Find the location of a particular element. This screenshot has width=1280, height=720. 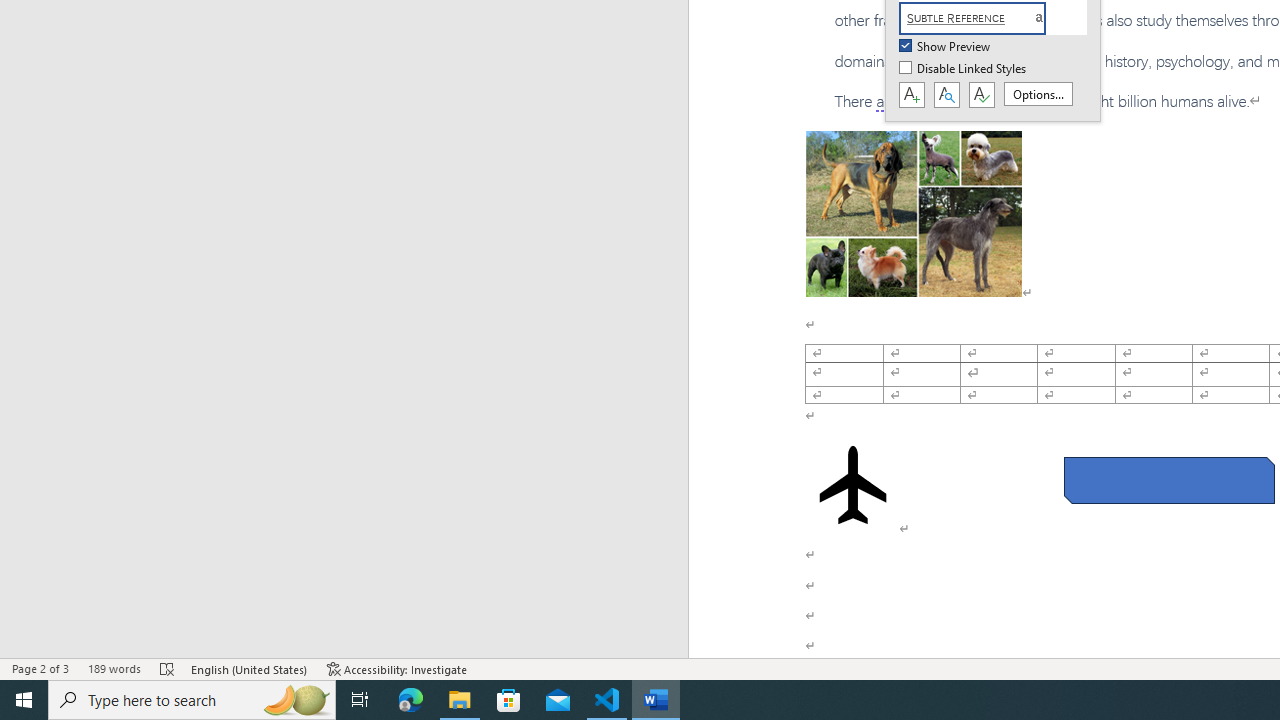

'Show Preview' is located at coordinates (945, 46).